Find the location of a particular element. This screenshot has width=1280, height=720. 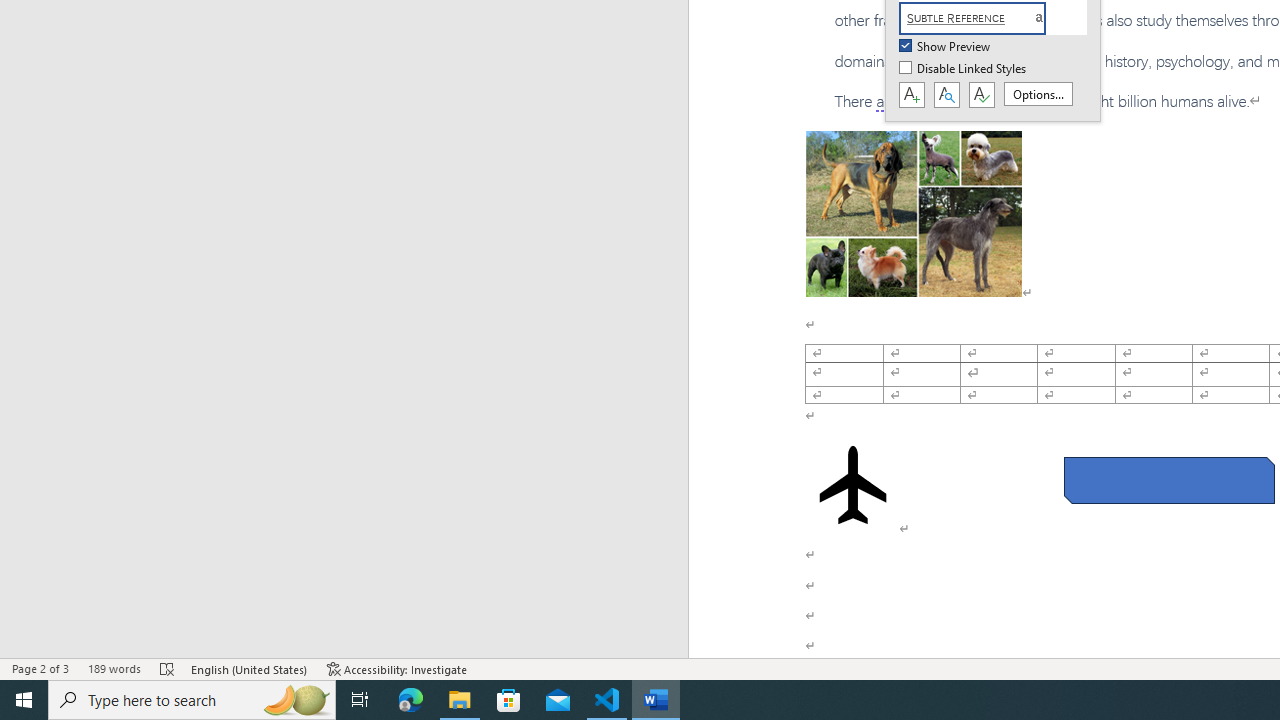

'Show Preview' is located at coordinates (945, 46).